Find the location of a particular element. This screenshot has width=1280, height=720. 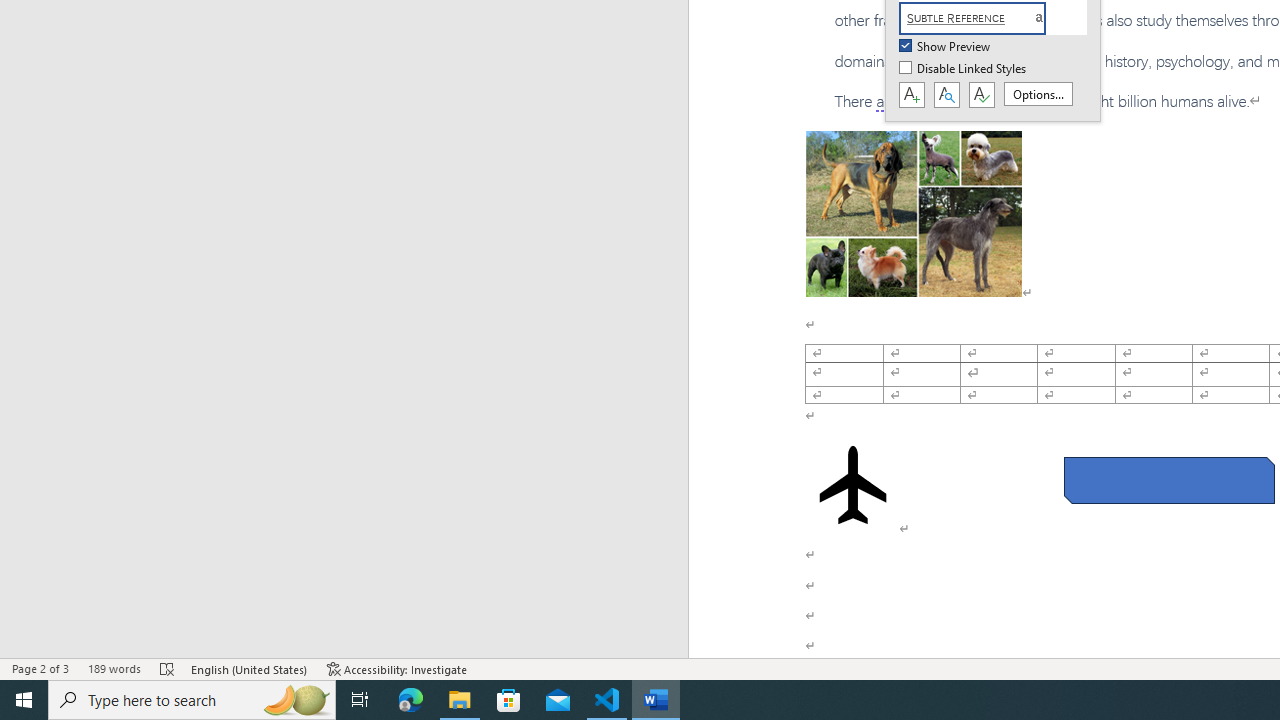

'Show Preview' is located at coordinates (945, 46).